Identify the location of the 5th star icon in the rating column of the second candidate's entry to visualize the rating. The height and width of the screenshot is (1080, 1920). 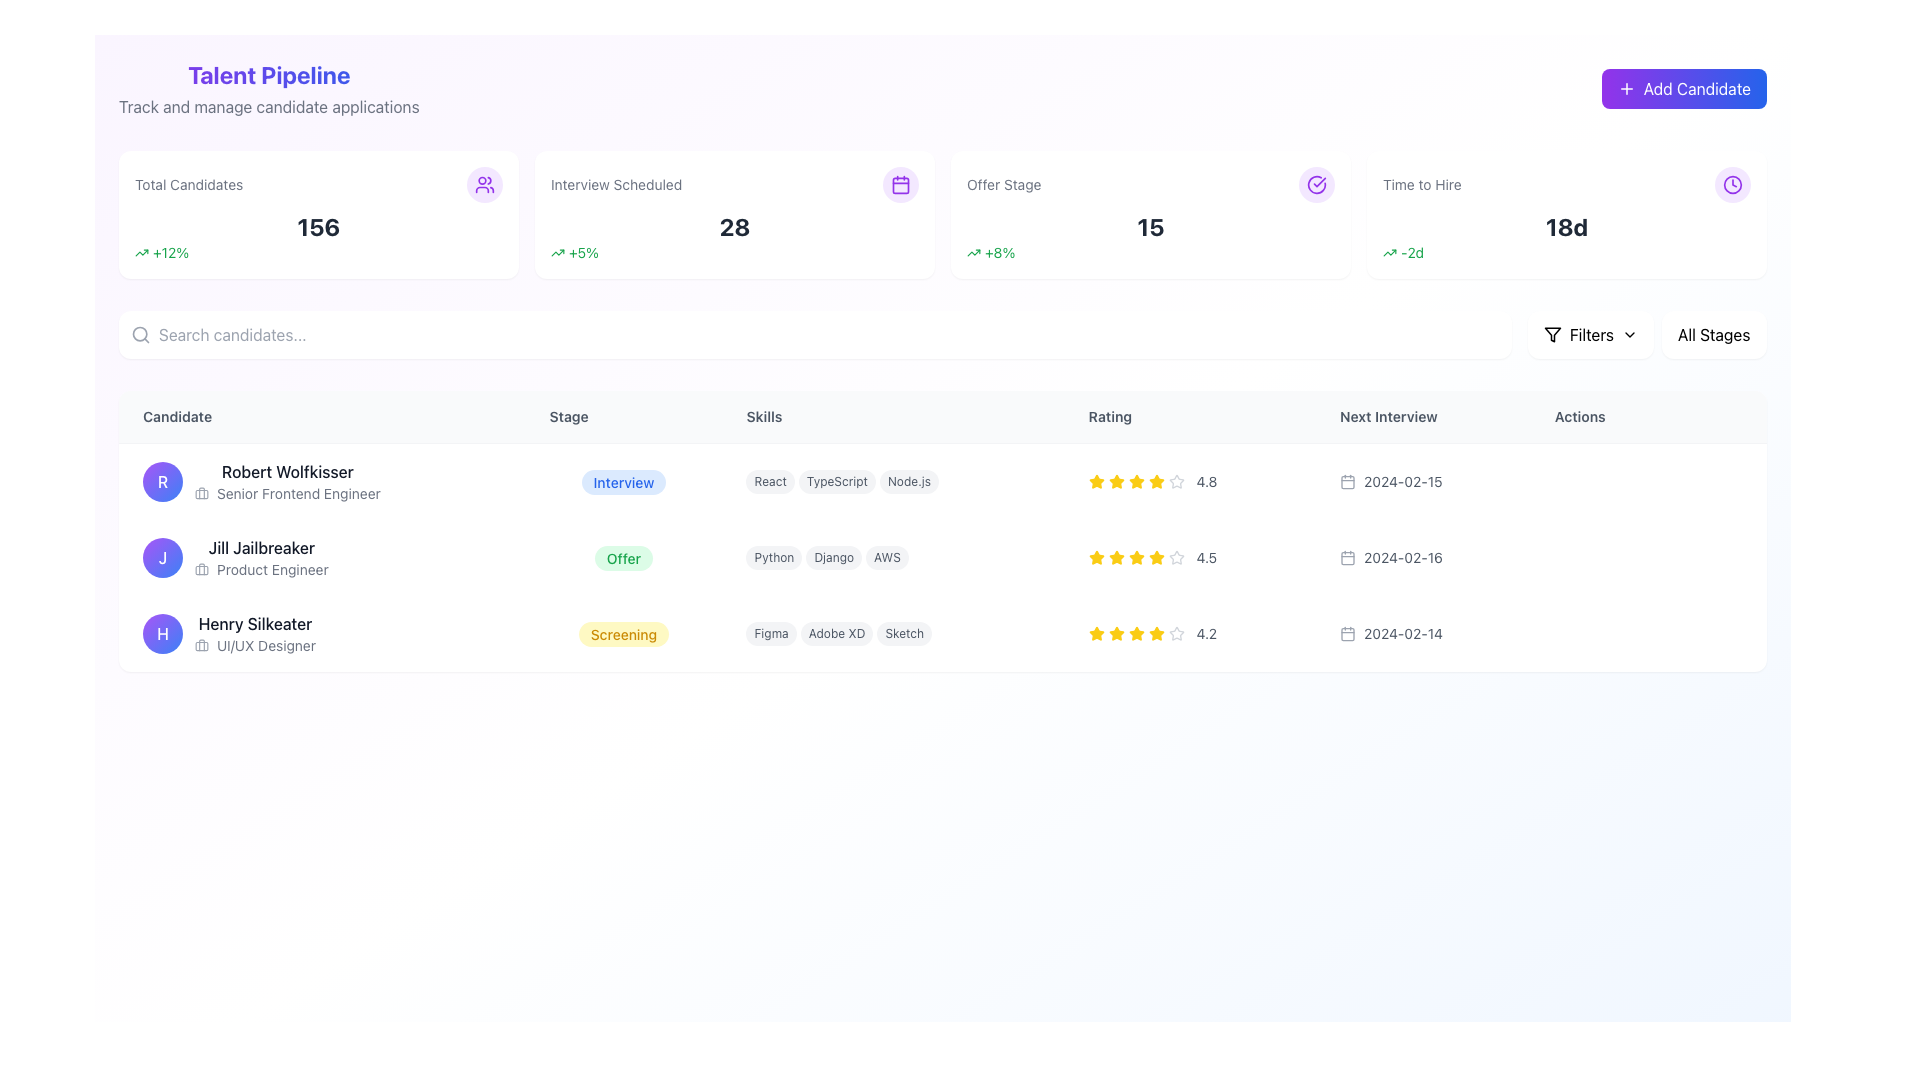
(1176, 558).